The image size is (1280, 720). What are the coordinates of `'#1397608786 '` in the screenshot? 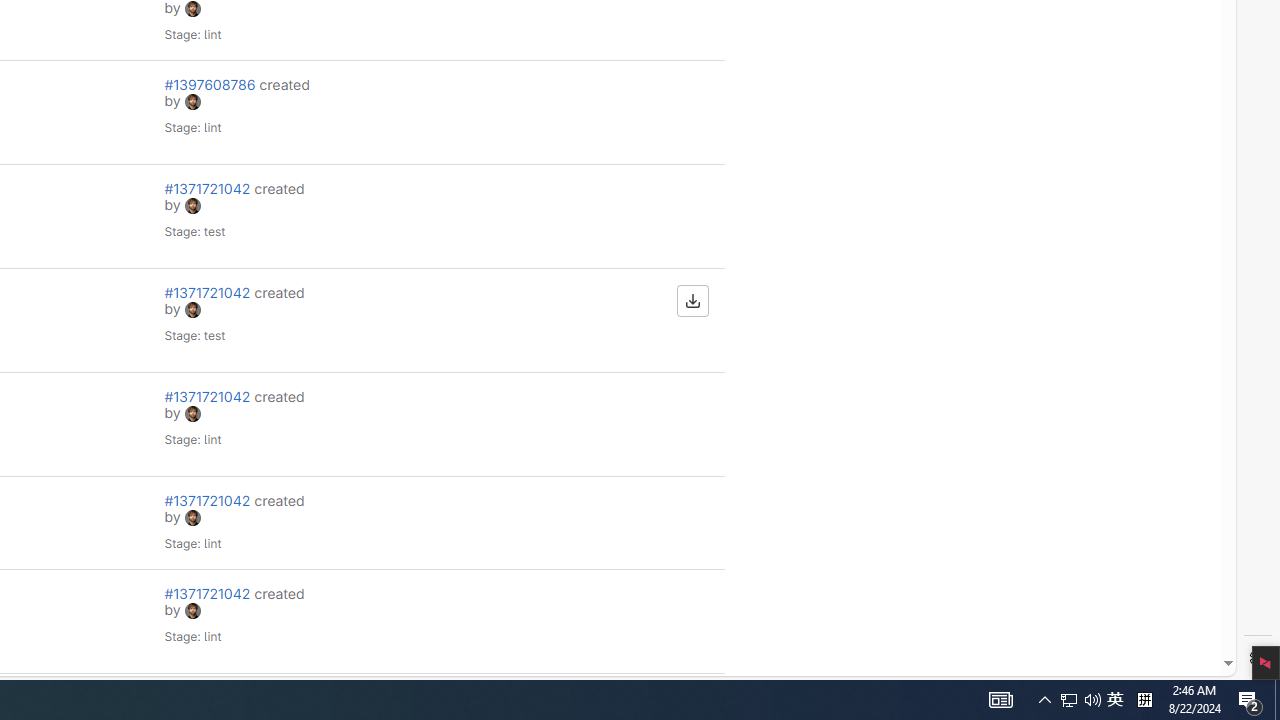 It's located at (211, 83).